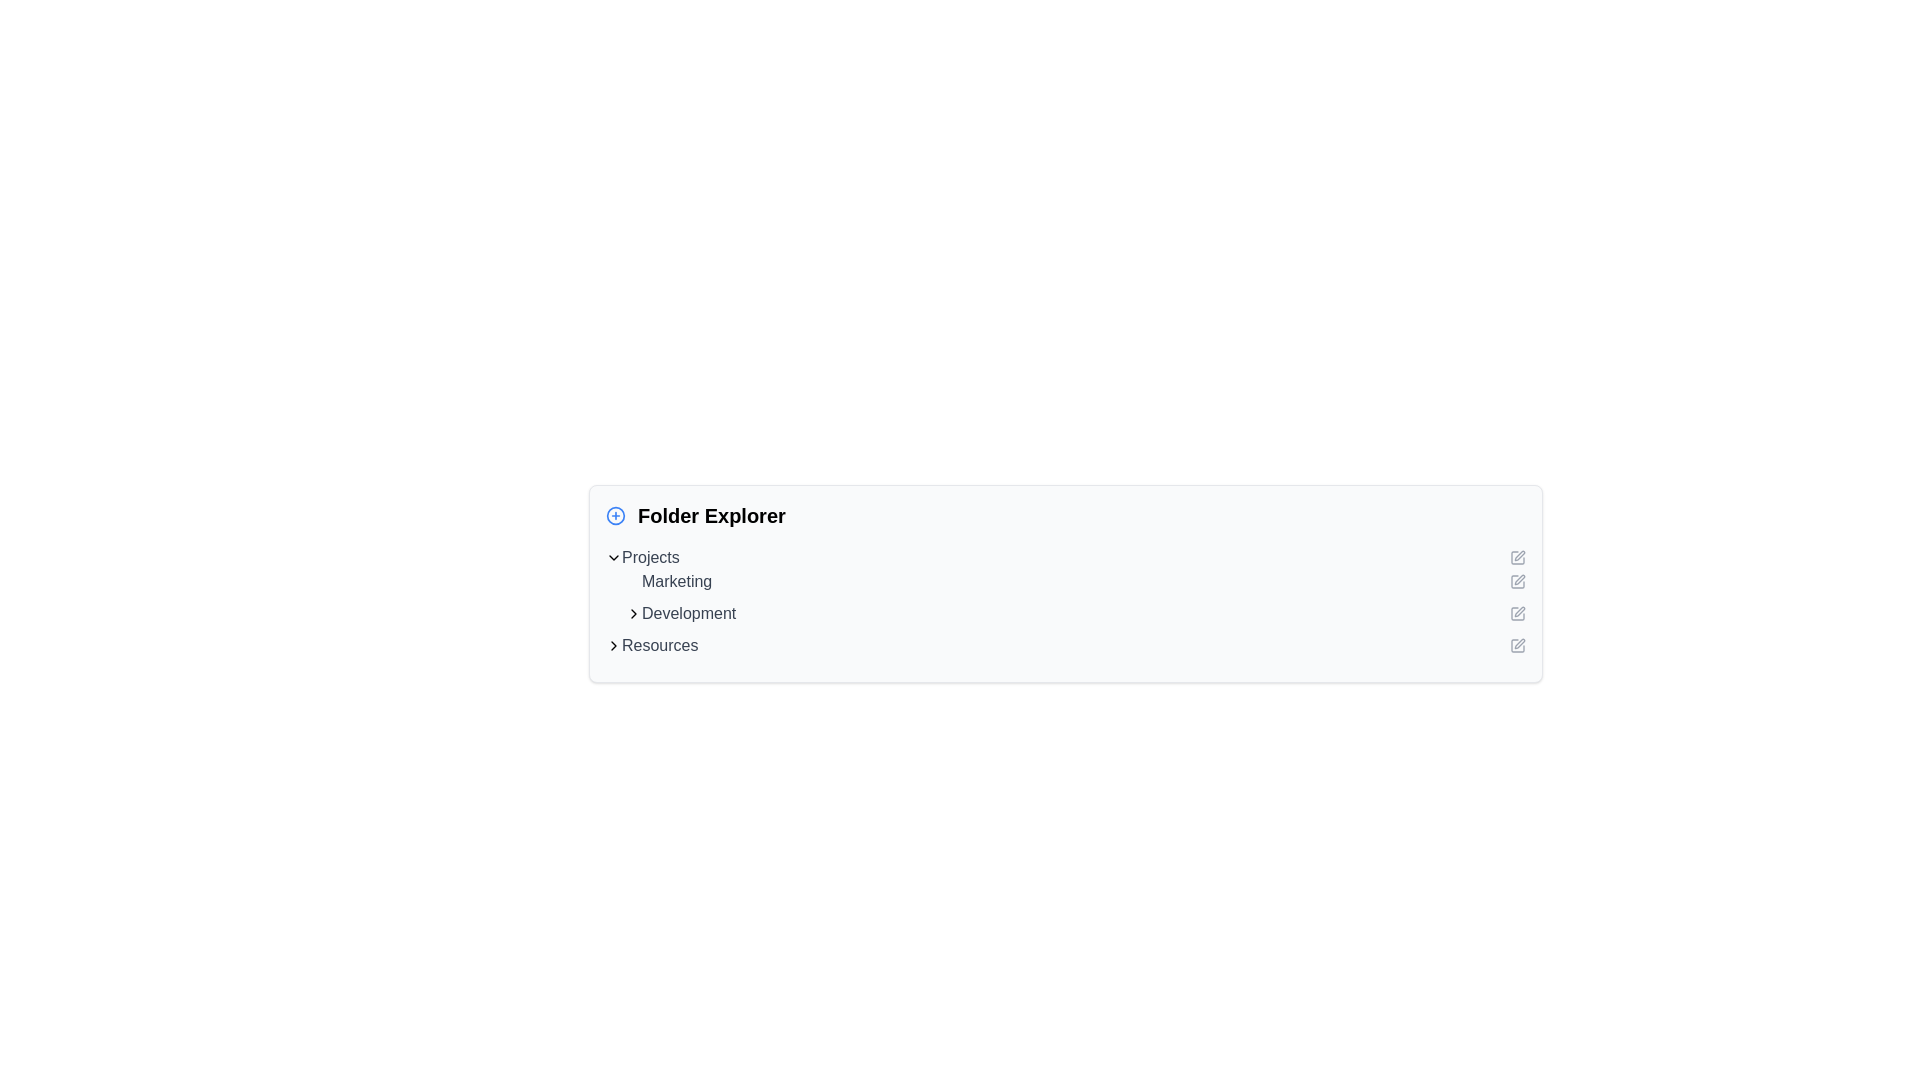 The height and width of the screenshot is (1080, 1920). Describe the element at coordinates (1517, 645) in the screenshot. I see `the edit icon located at the end of the 'Resources' row to initiate the edit action` at that location.